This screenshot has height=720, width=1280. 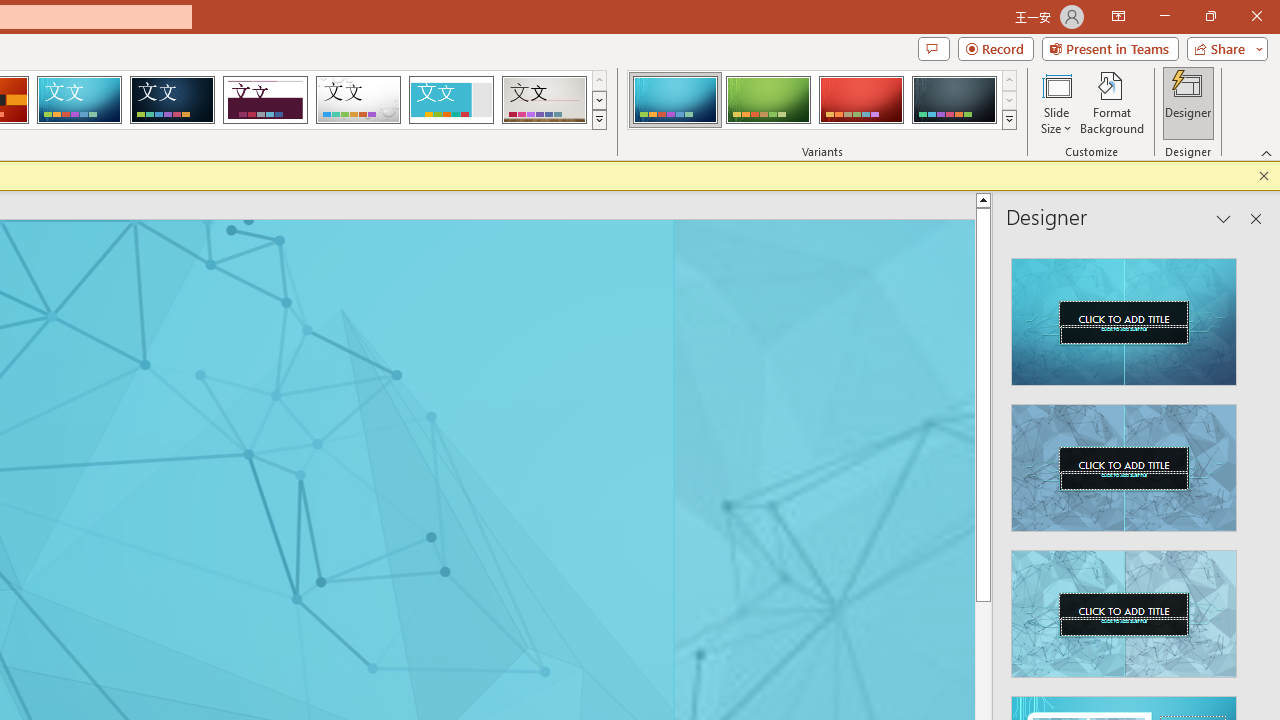 I want to click on 'Frame', so click(x=450, y=100).